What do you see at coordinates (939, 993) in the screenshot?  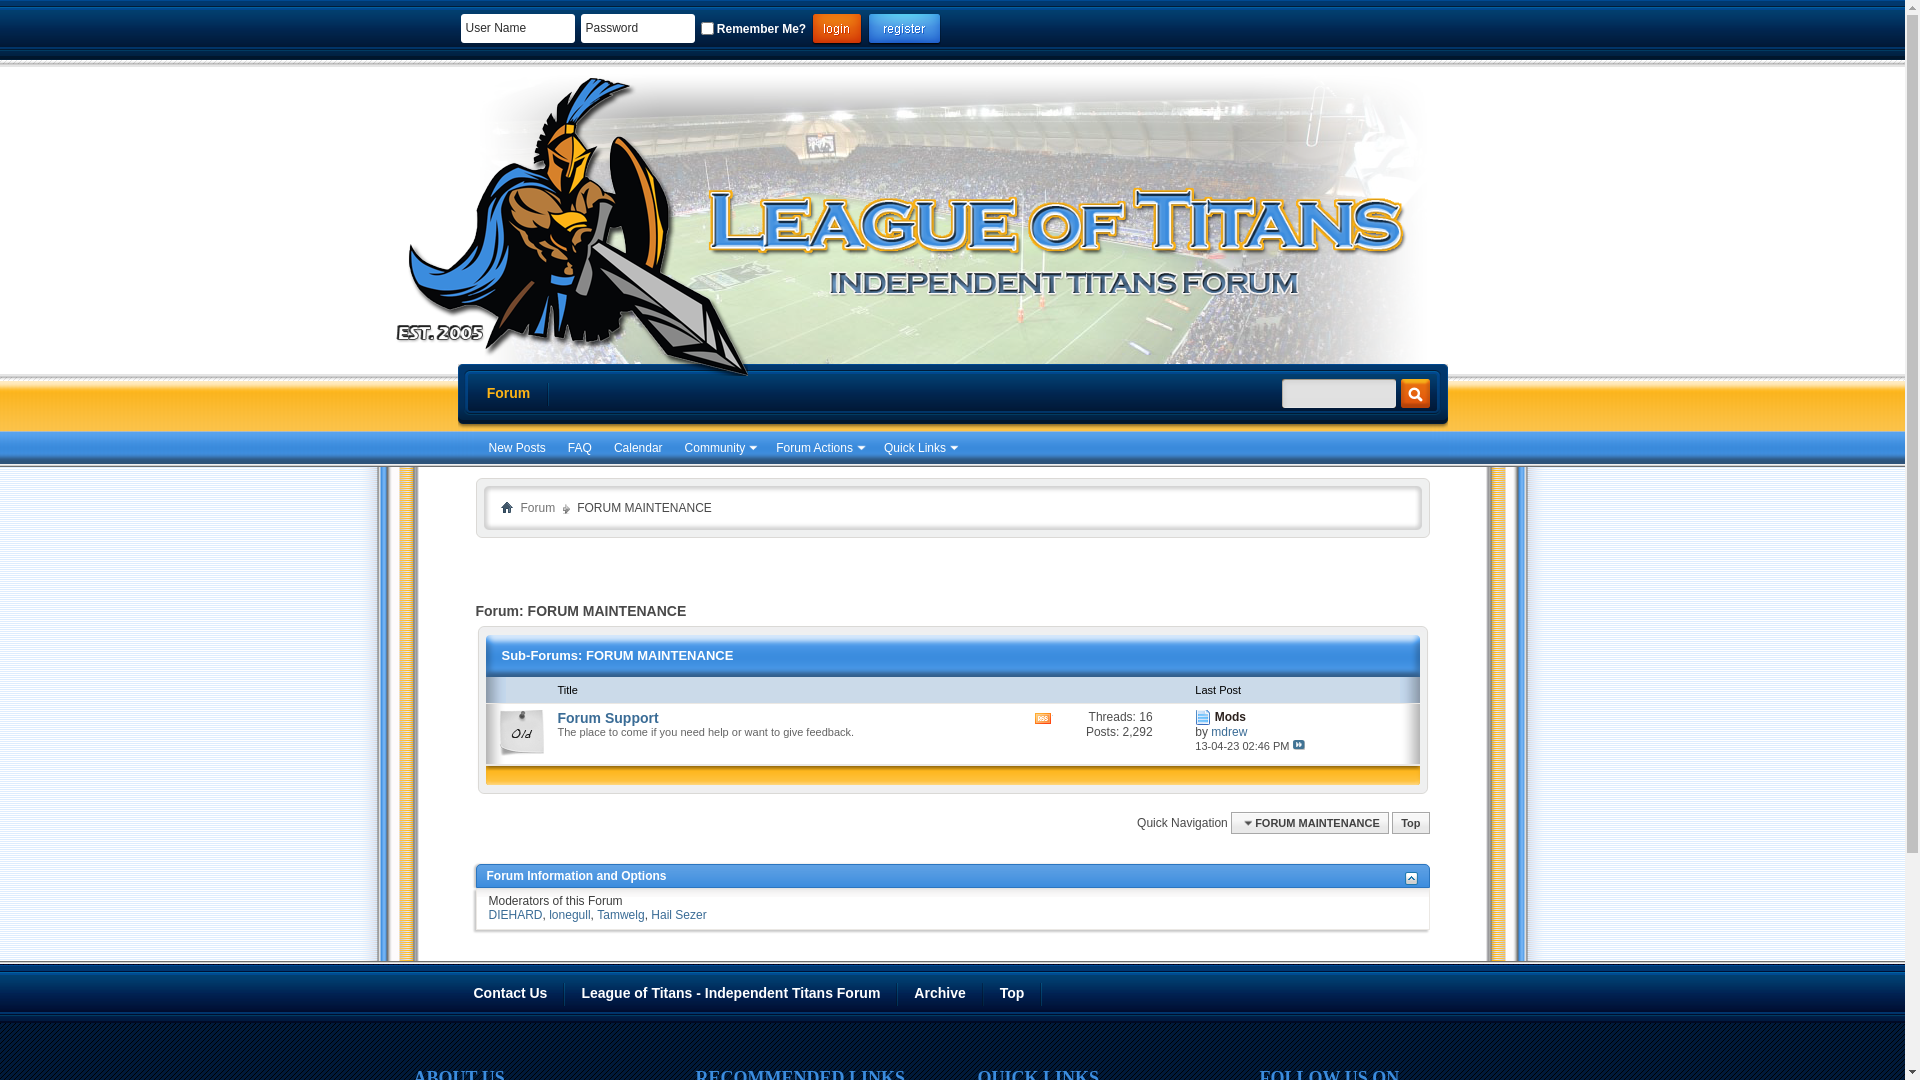 I see `'Archive'` at bounding box center [939, 993].